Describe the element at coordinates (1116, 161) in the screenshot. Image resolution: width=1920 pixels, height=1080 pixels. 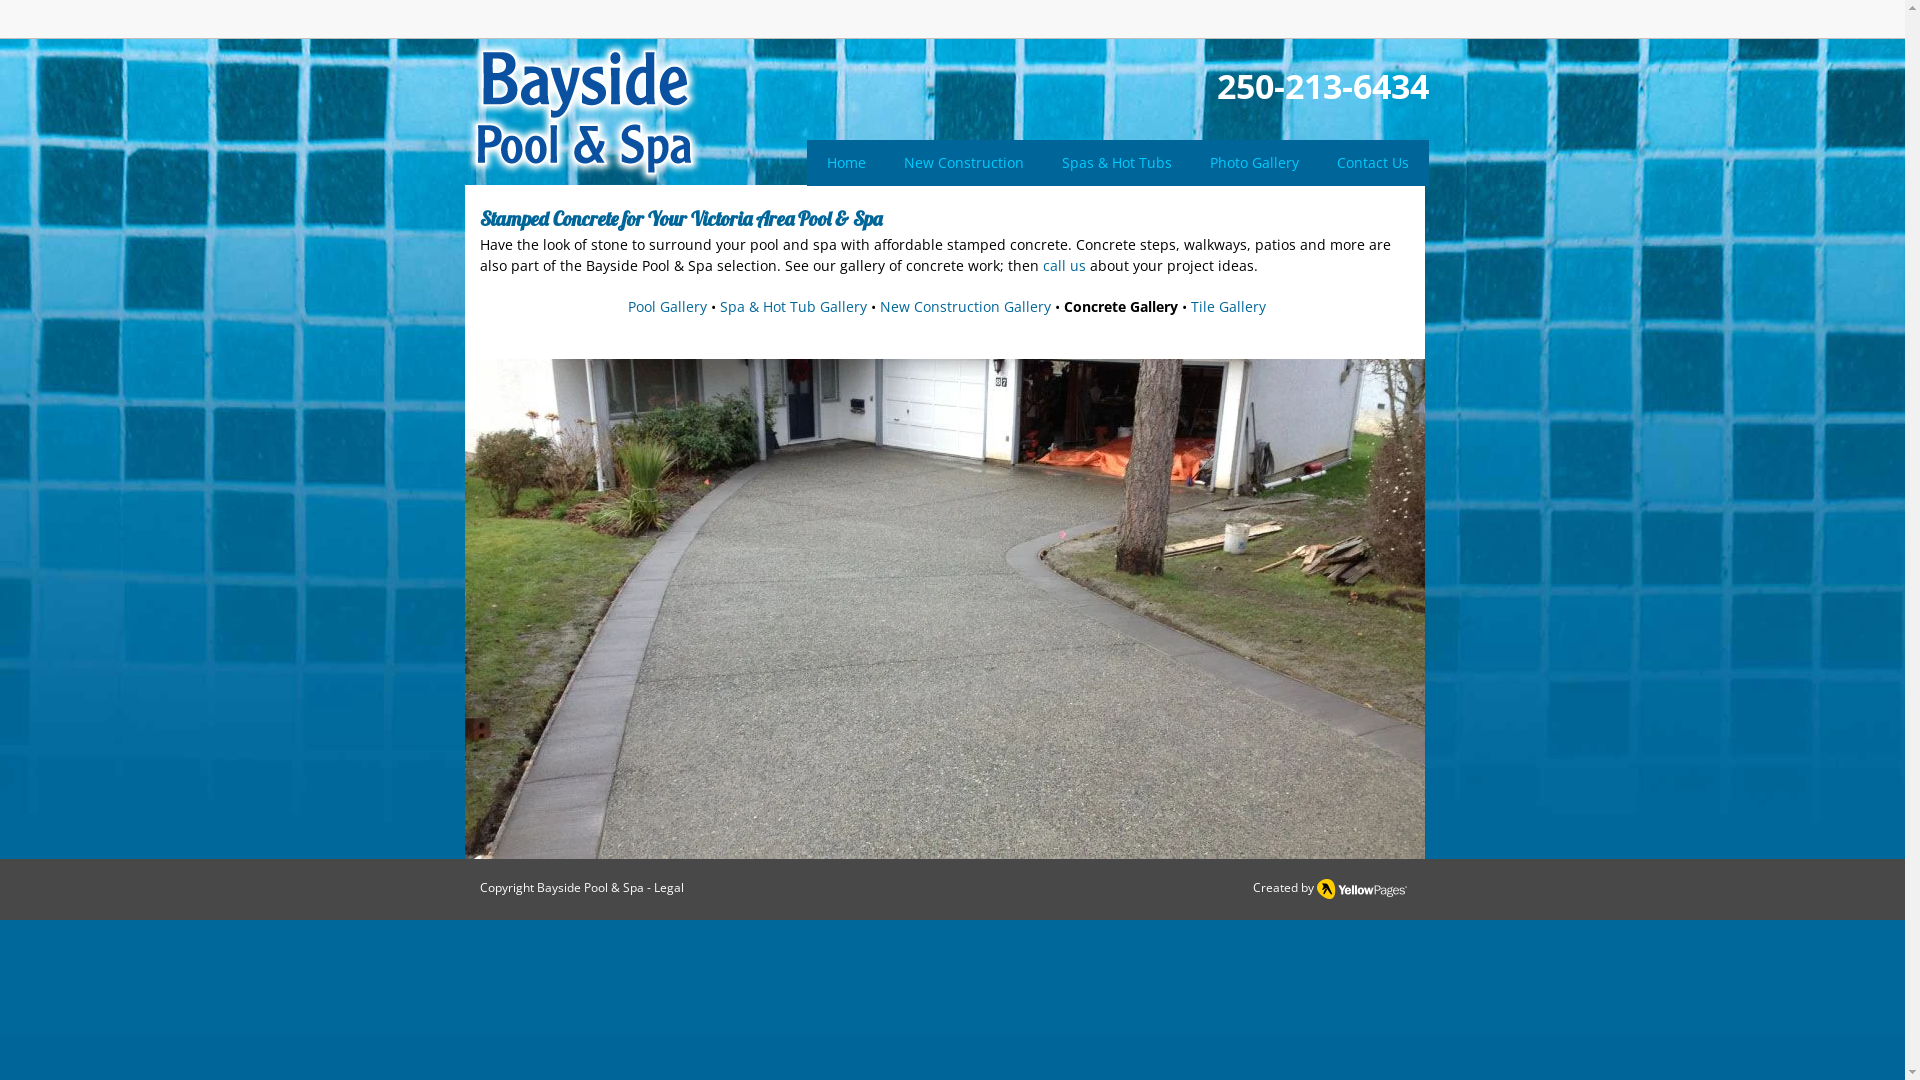
I see `'Spas & Hot Tubs'` at that location.